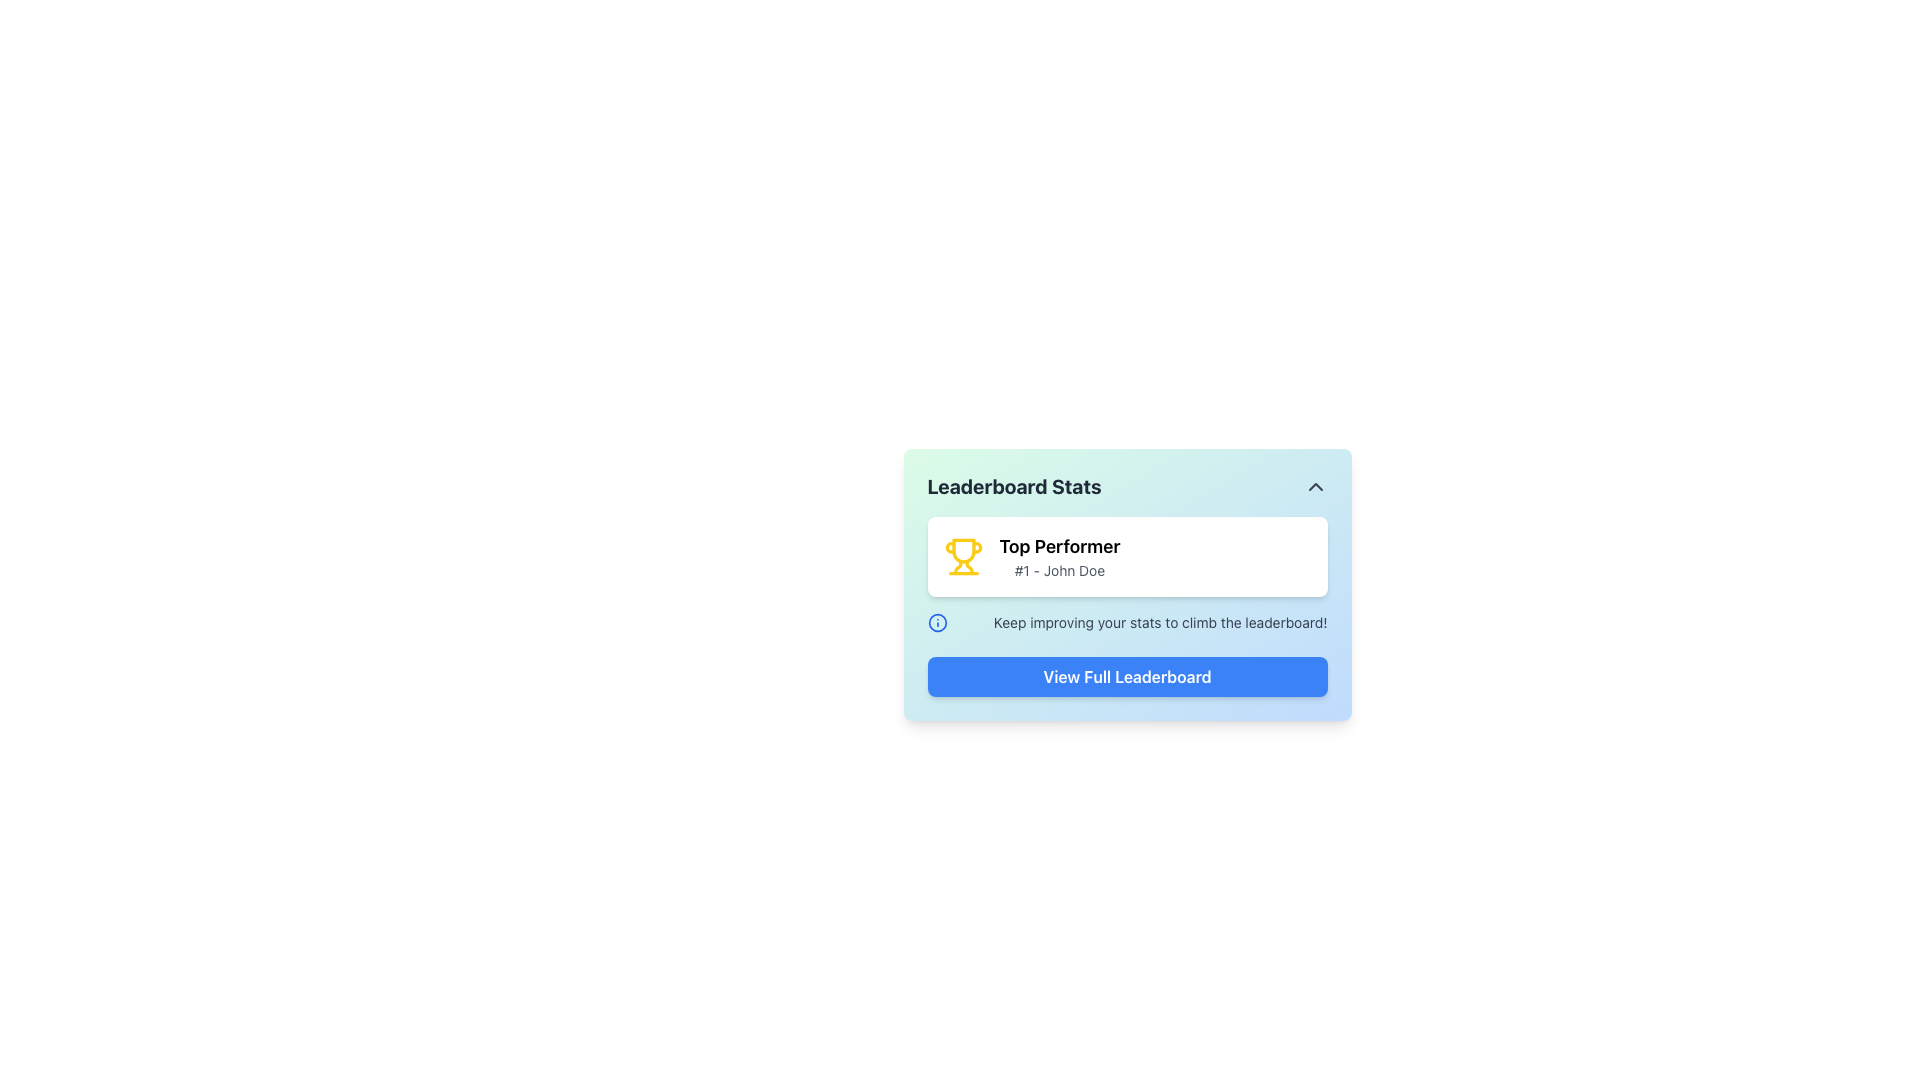 The width and height of the screenshot is (1920, 1080). Describe the element at coordinates (963, 551) in the screenshot. I see `the trophy-shaped vector icon filled with a golden yellow color, located to the left of the text 'Top Performer' in the leaderboard card layout` at that location.